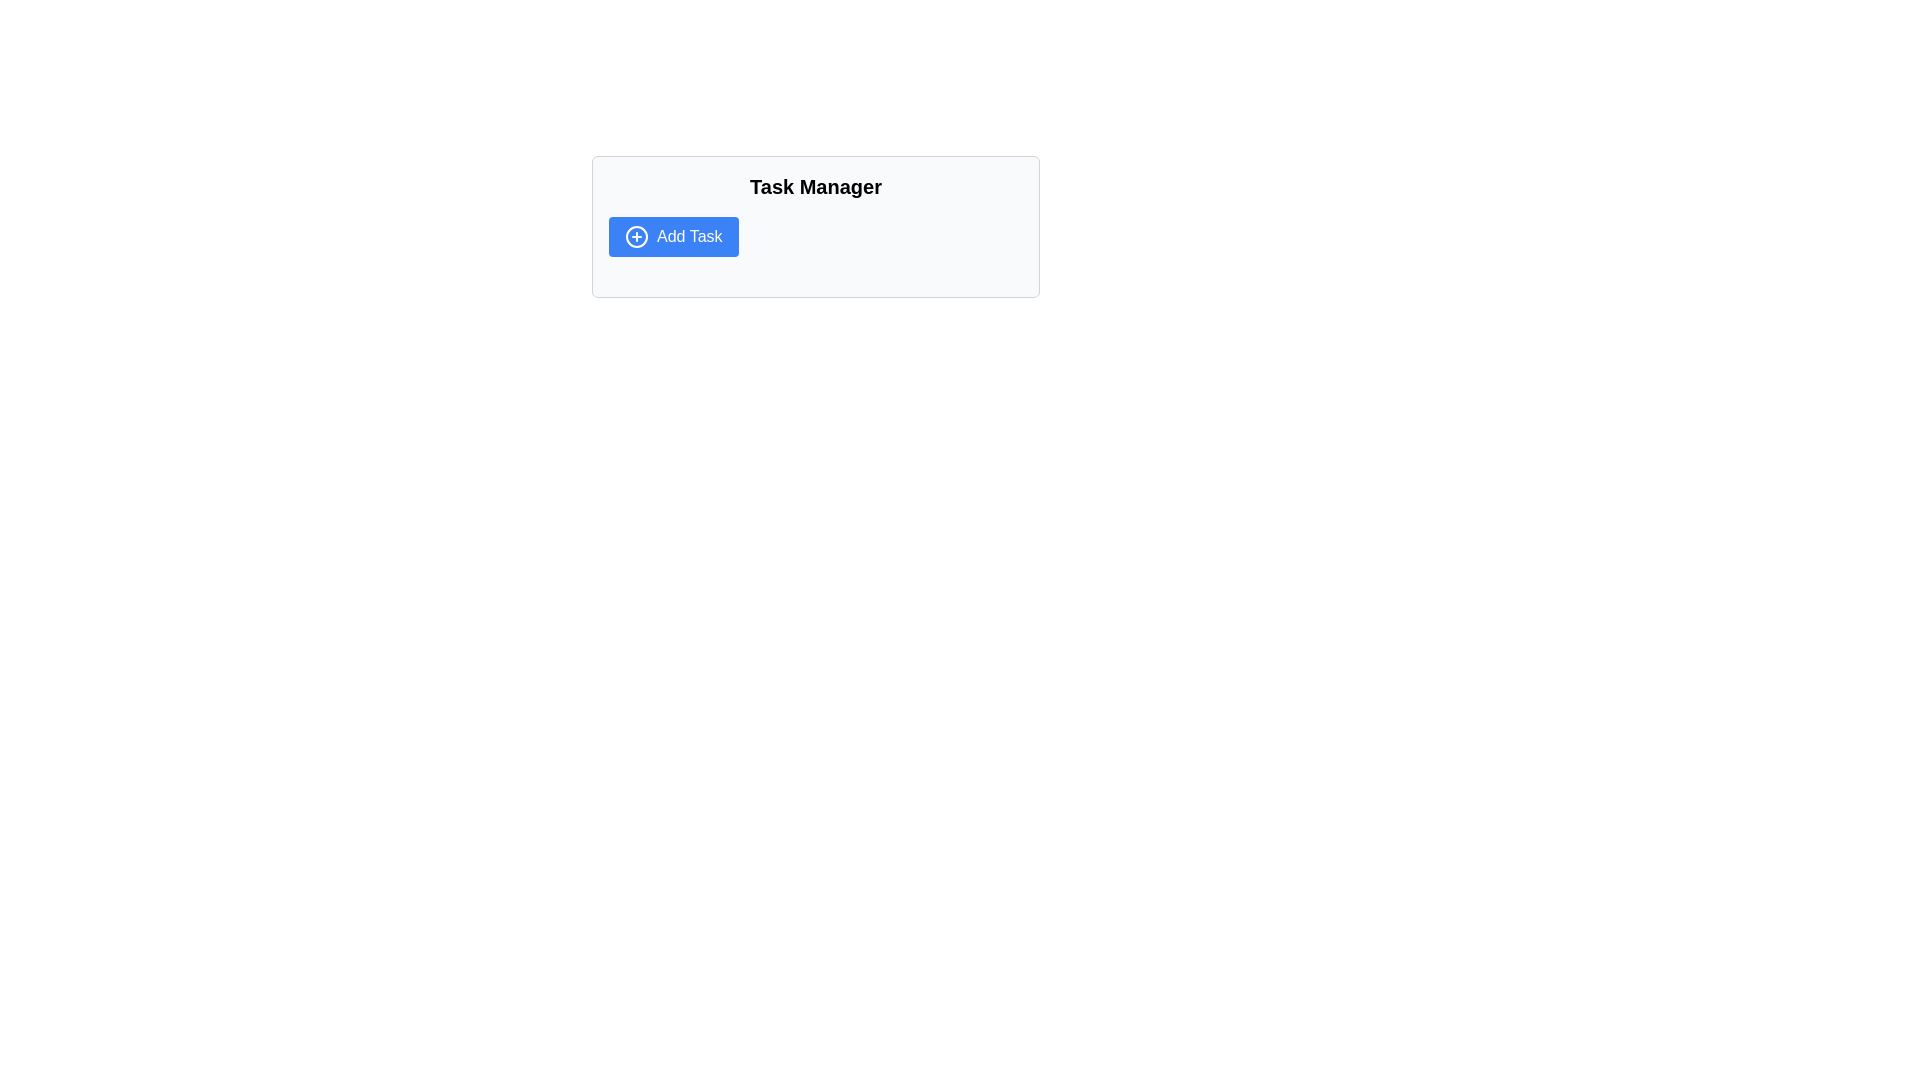  Describe the element at coordinates (636, 235) in the screenshot. I see `the plus sign icon inside a circle, which signifies the addition of new items or actions, located just to the left of the 'Add Task' button` at that location.